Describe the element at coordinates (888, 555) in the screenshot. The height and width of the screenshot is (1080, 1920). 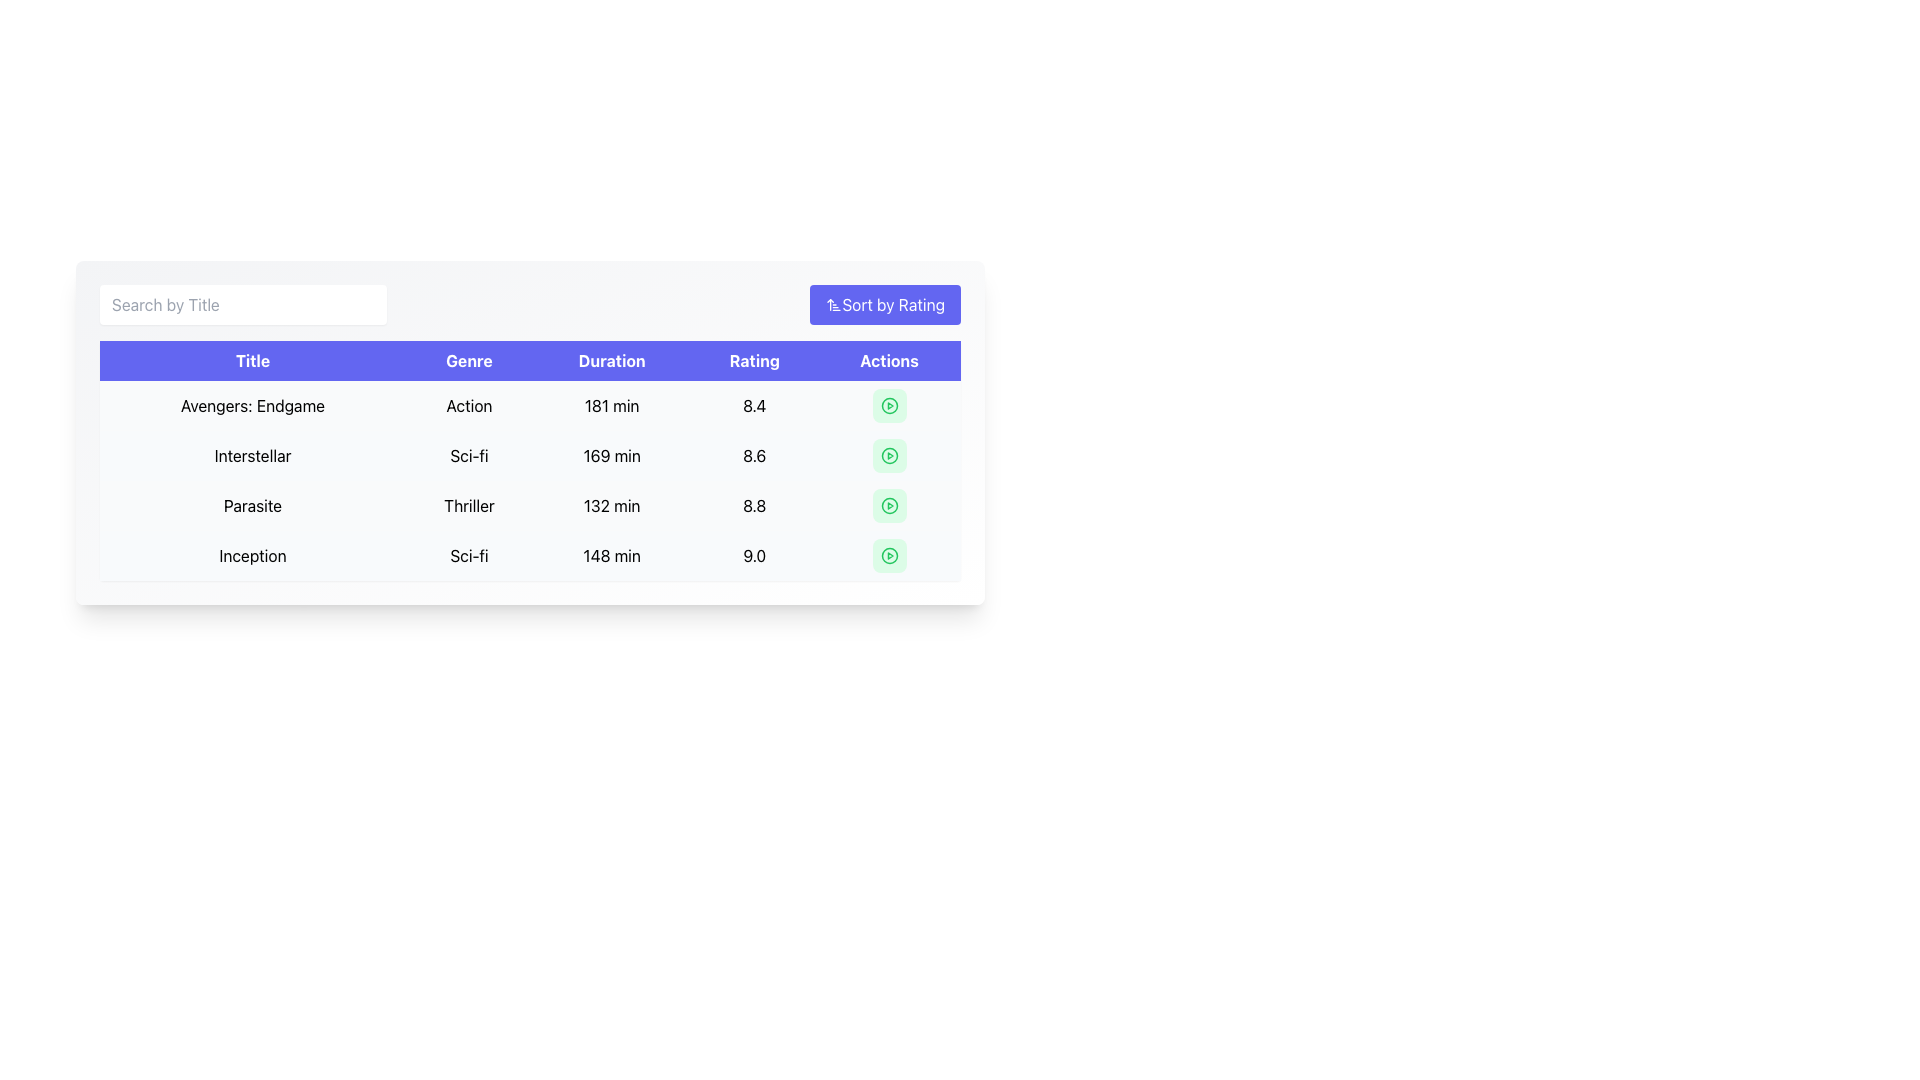
I see `the playback button for the movie 'Inception' located in the last row under the 'Actions' column` at that location.